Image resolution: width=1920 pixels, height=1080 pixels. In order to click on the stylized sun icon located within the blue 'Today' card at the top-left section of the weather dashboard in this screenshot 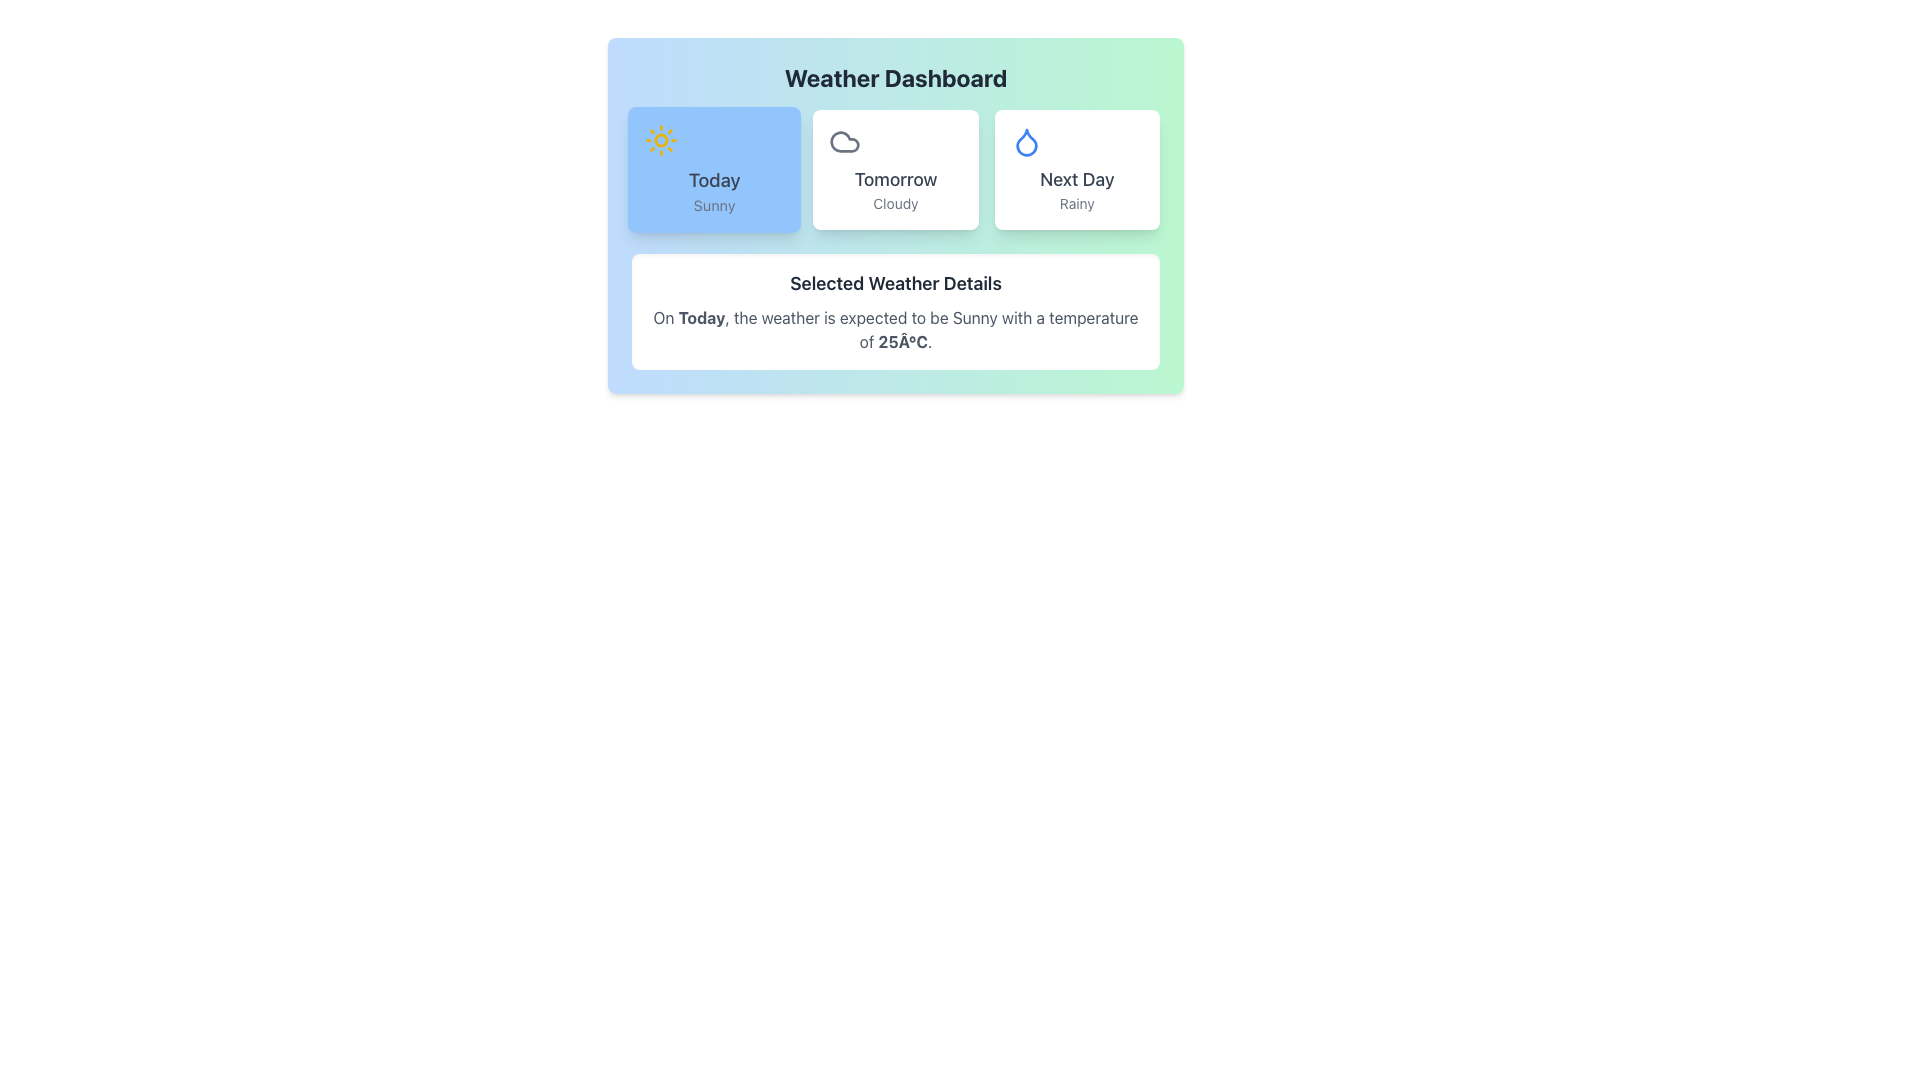, I will do `click(661, 139)`.